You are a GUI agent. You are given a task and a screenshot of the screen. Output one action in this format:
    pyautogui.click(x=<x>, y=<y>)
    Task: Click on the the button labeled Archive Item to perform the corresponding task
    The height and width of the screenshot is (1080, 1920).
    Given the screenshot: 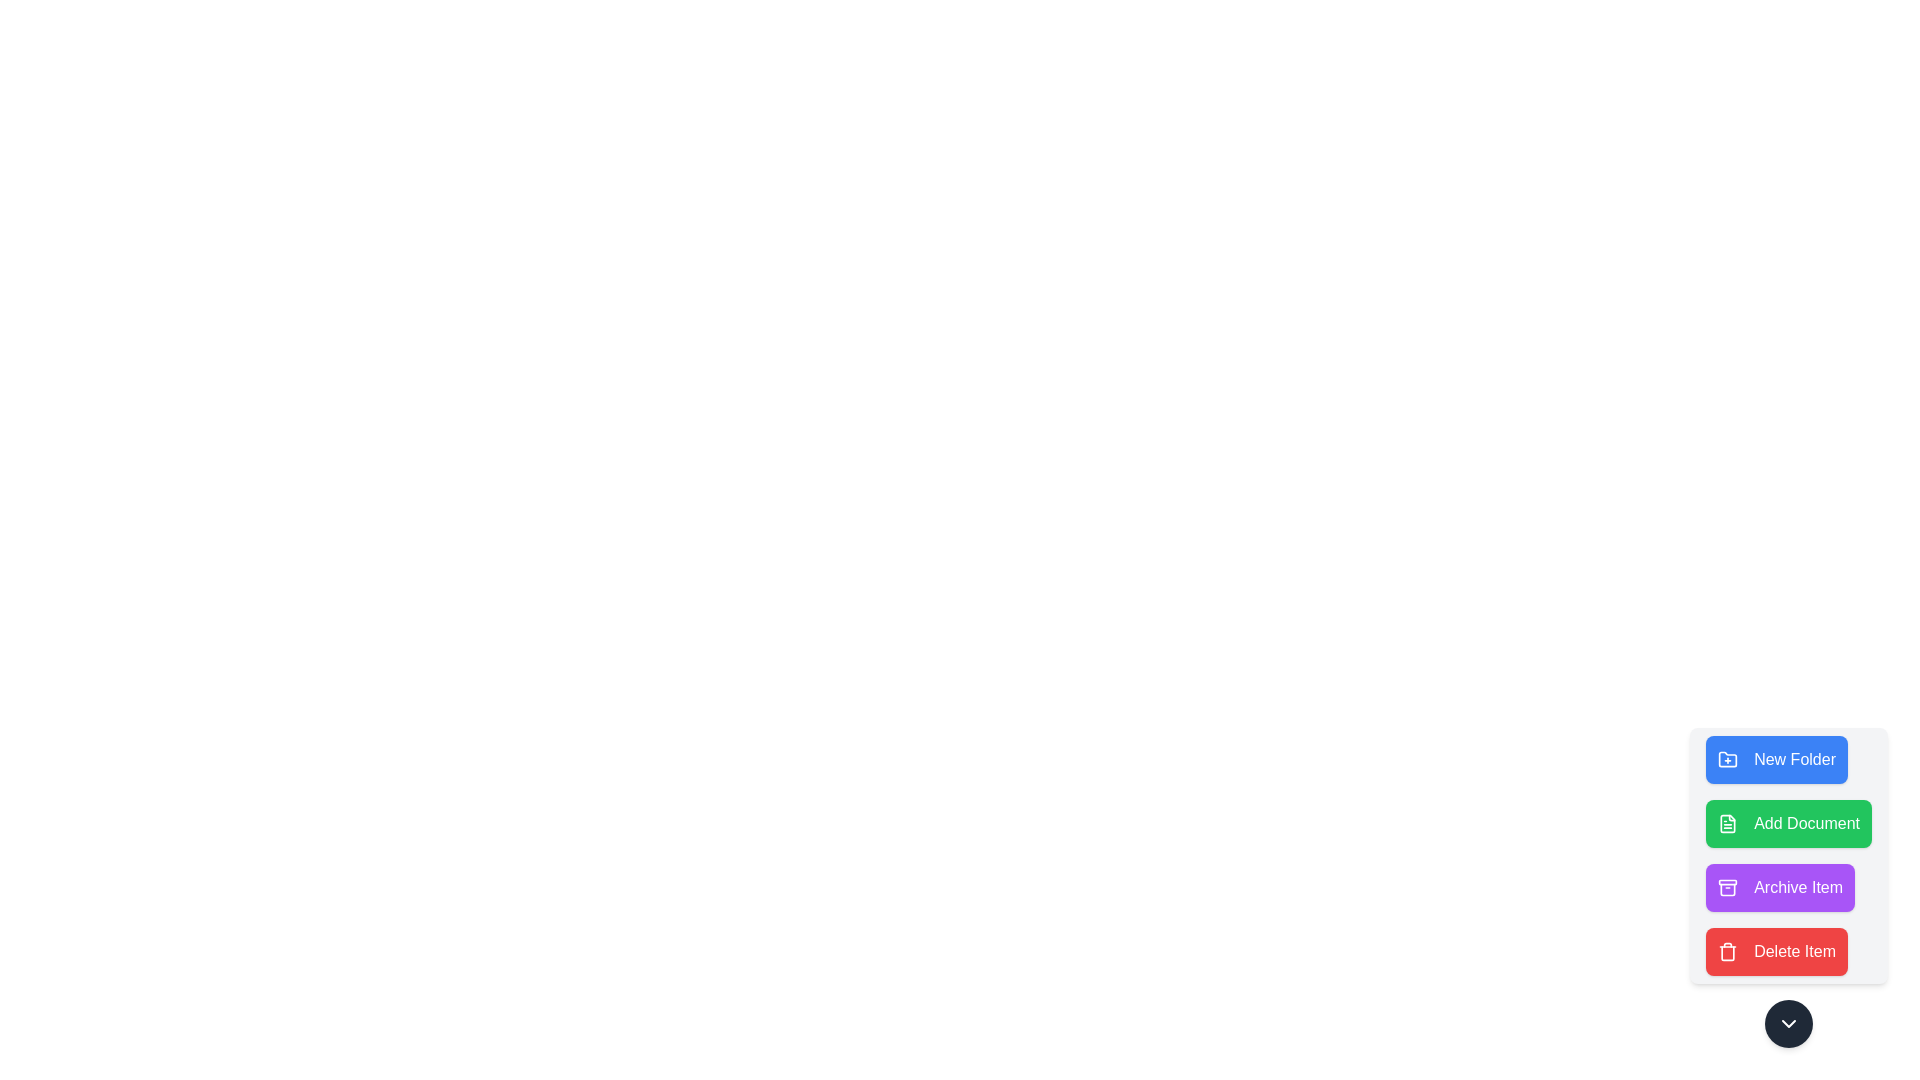 What is the action you would take?
    pyautogui.click(x=1780, y=886)
    